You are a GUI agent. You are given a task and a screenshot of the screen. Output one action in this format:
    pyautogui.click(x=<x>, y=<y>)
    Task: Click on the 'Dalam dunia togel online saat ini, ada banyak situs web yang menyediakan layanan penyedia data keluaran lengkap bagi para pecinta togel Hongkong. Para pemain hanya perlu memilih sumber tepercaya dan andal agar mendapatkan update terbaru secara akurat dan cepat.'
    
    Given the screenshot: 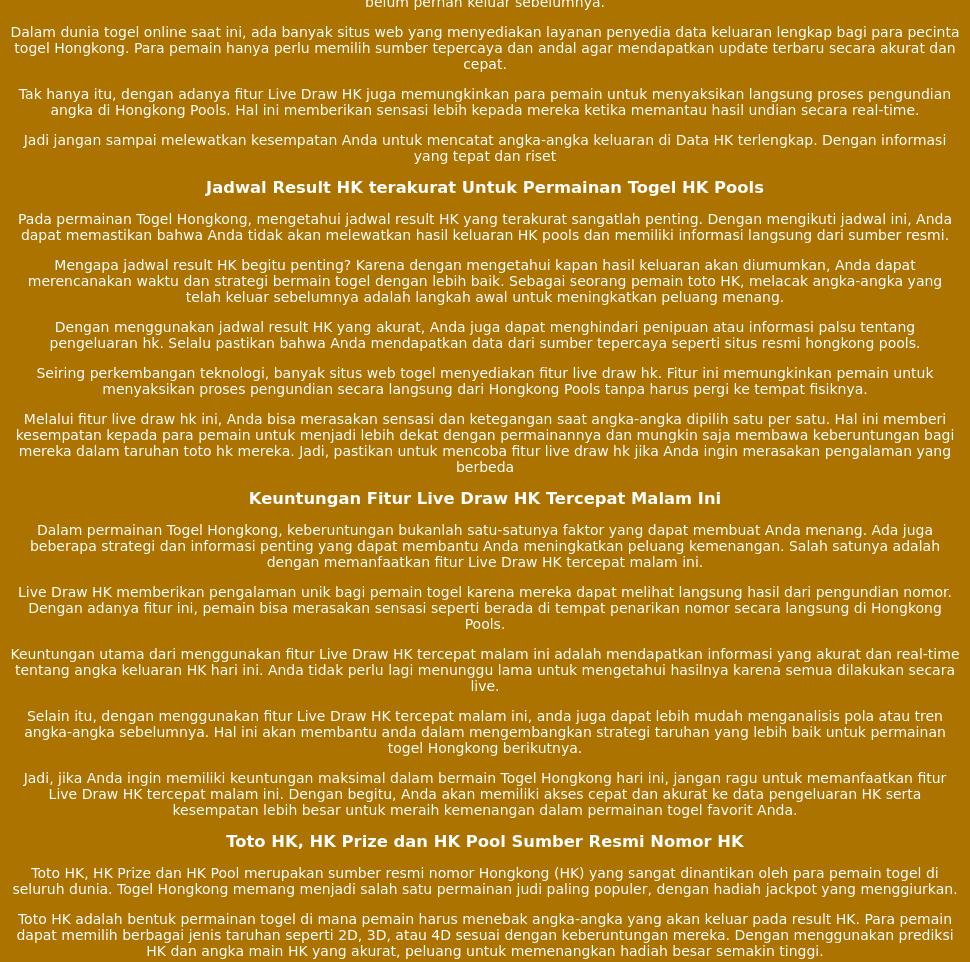 What is the action you would take?
    pyautogui.click(x=483, y=46)
    